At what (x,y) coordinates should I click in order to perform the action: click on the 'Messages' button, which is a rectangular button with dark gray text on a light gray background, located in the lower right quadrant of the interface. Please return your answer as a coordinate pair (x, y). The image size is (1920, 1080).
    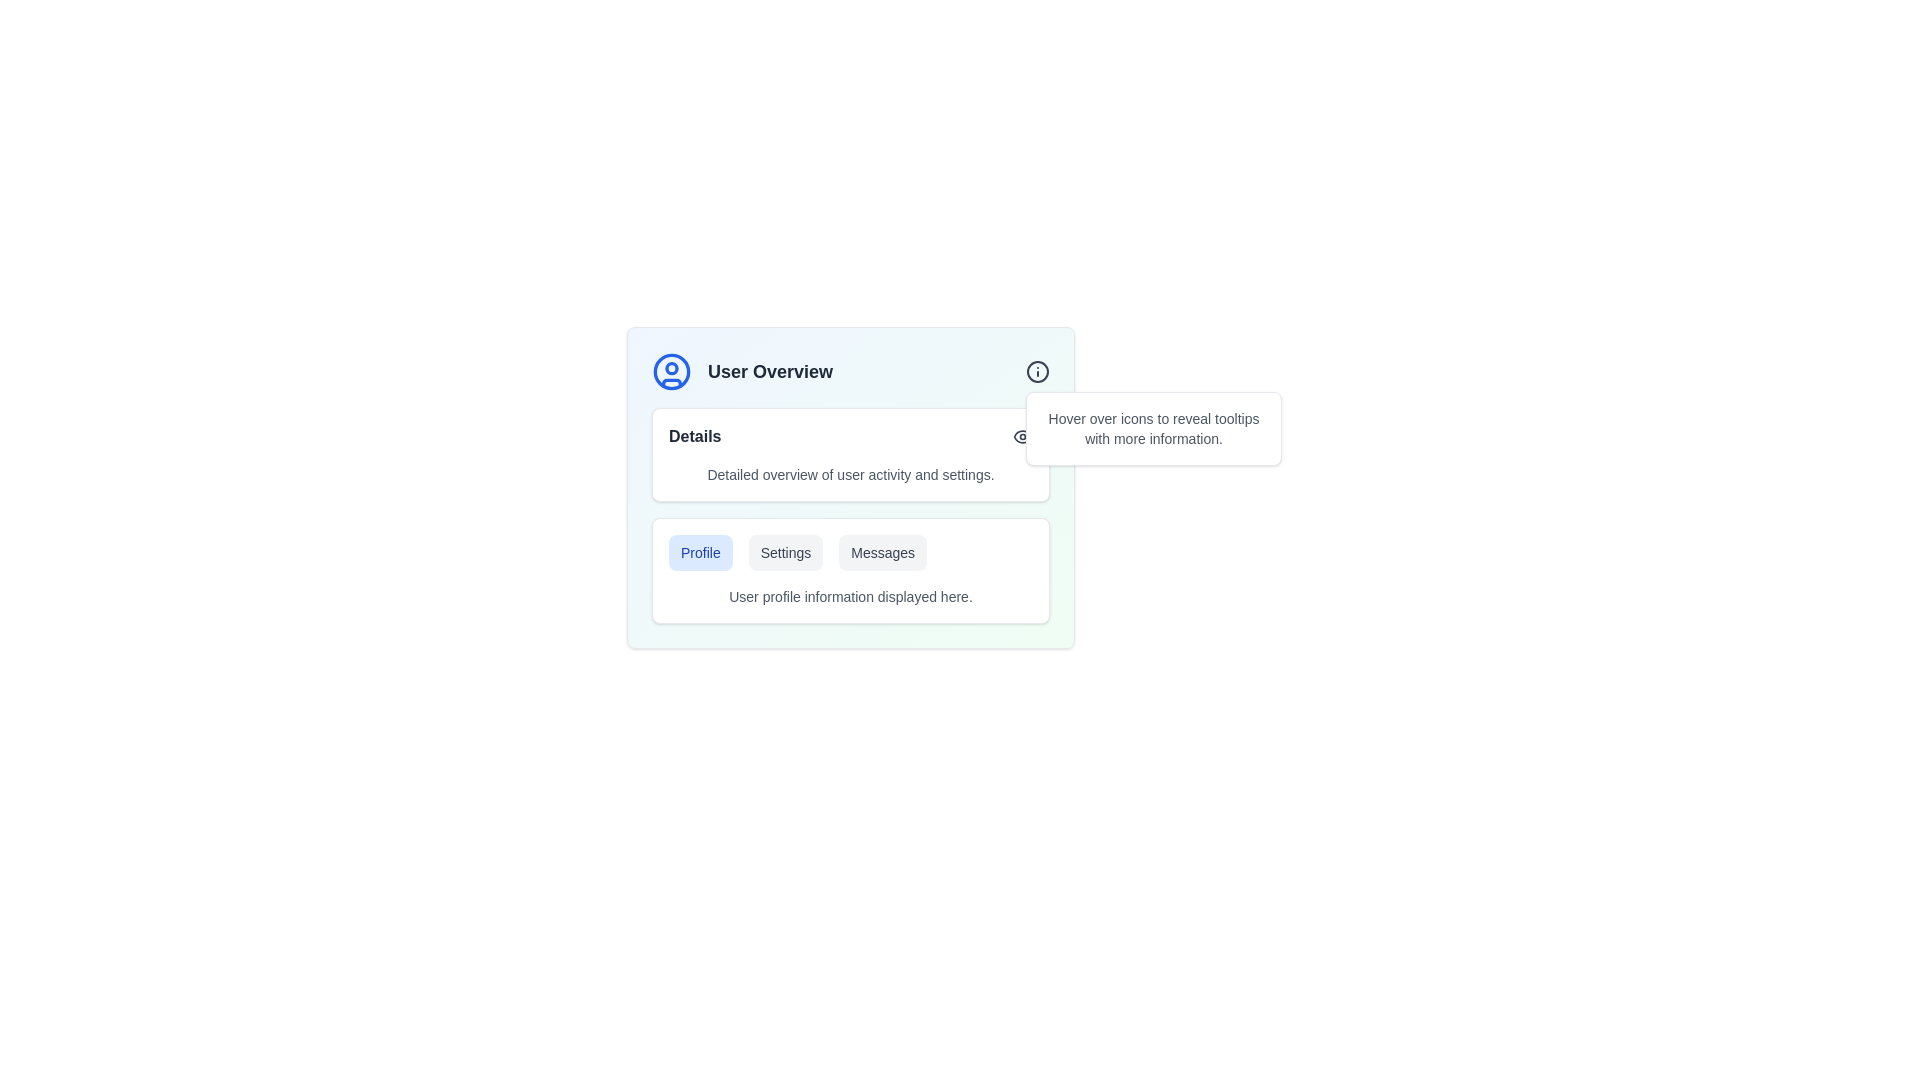
    Looking at the image, I should click on (882, 552).